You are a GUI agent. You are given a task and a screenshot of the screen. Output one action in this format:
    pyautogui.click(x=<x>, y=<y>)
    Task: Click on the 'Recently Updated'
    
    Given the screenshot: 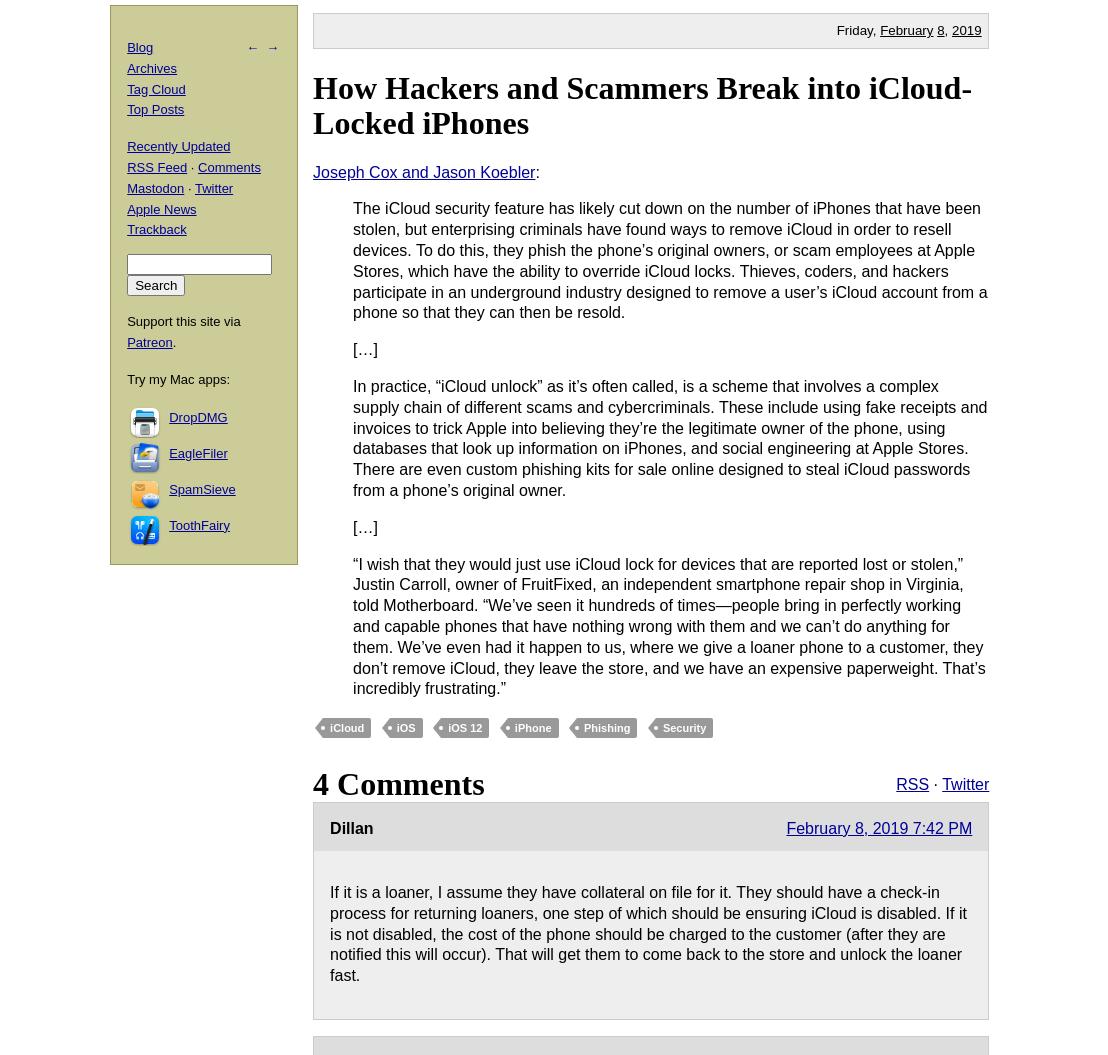 What is the action you would take?
    pyautogui.click(x=177, y=146)
    